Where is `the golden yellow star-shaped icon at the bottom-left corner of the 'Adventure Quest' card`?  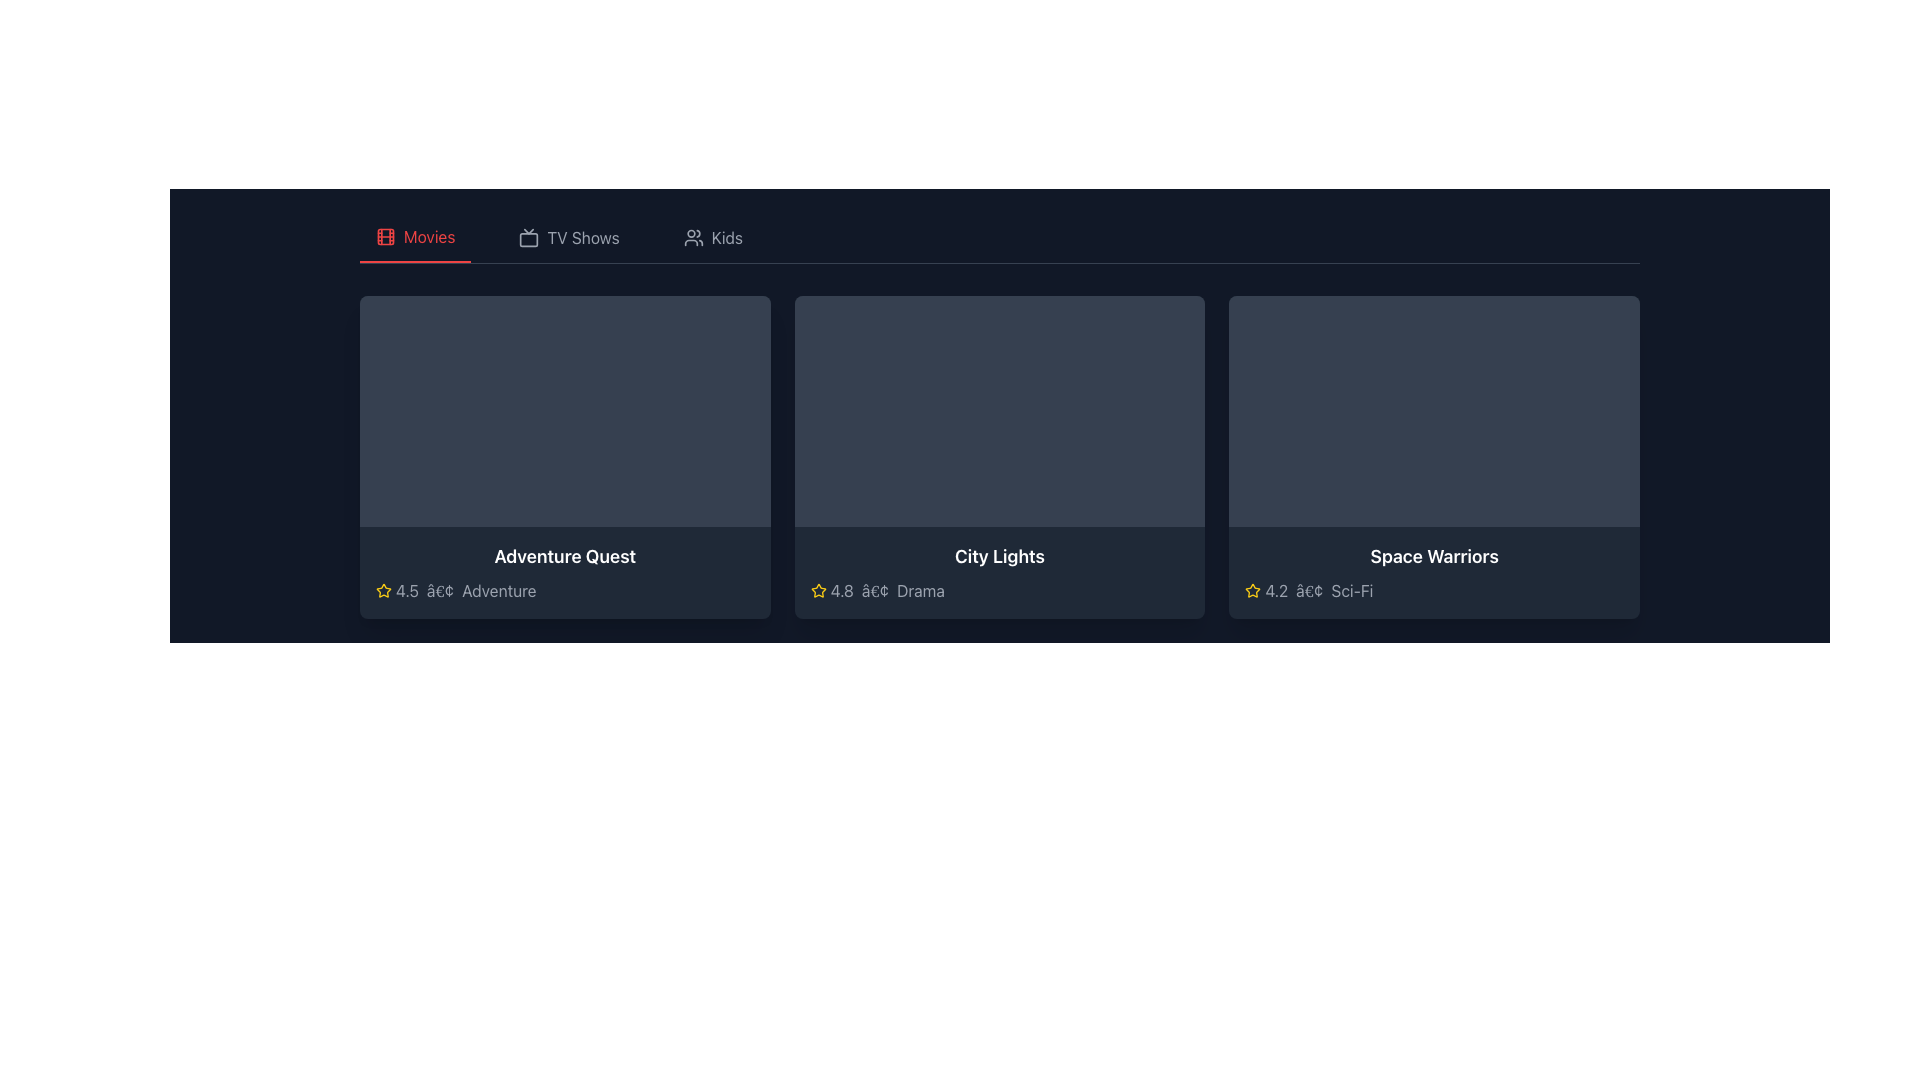
the golden yellow star-shaped icon at the bottom-left corner of the 'Adventure Quest' card is located at coordinates (384, 589).